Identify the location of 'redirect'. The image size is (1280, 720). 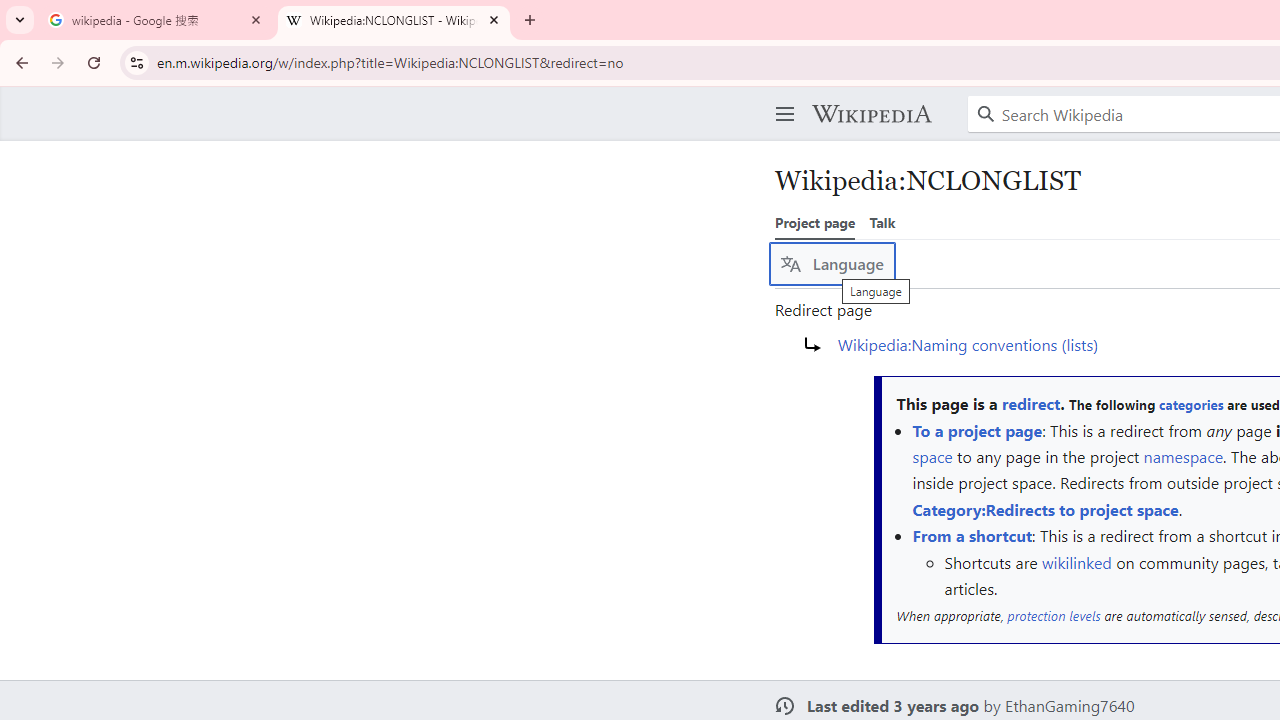
(1031, 403).